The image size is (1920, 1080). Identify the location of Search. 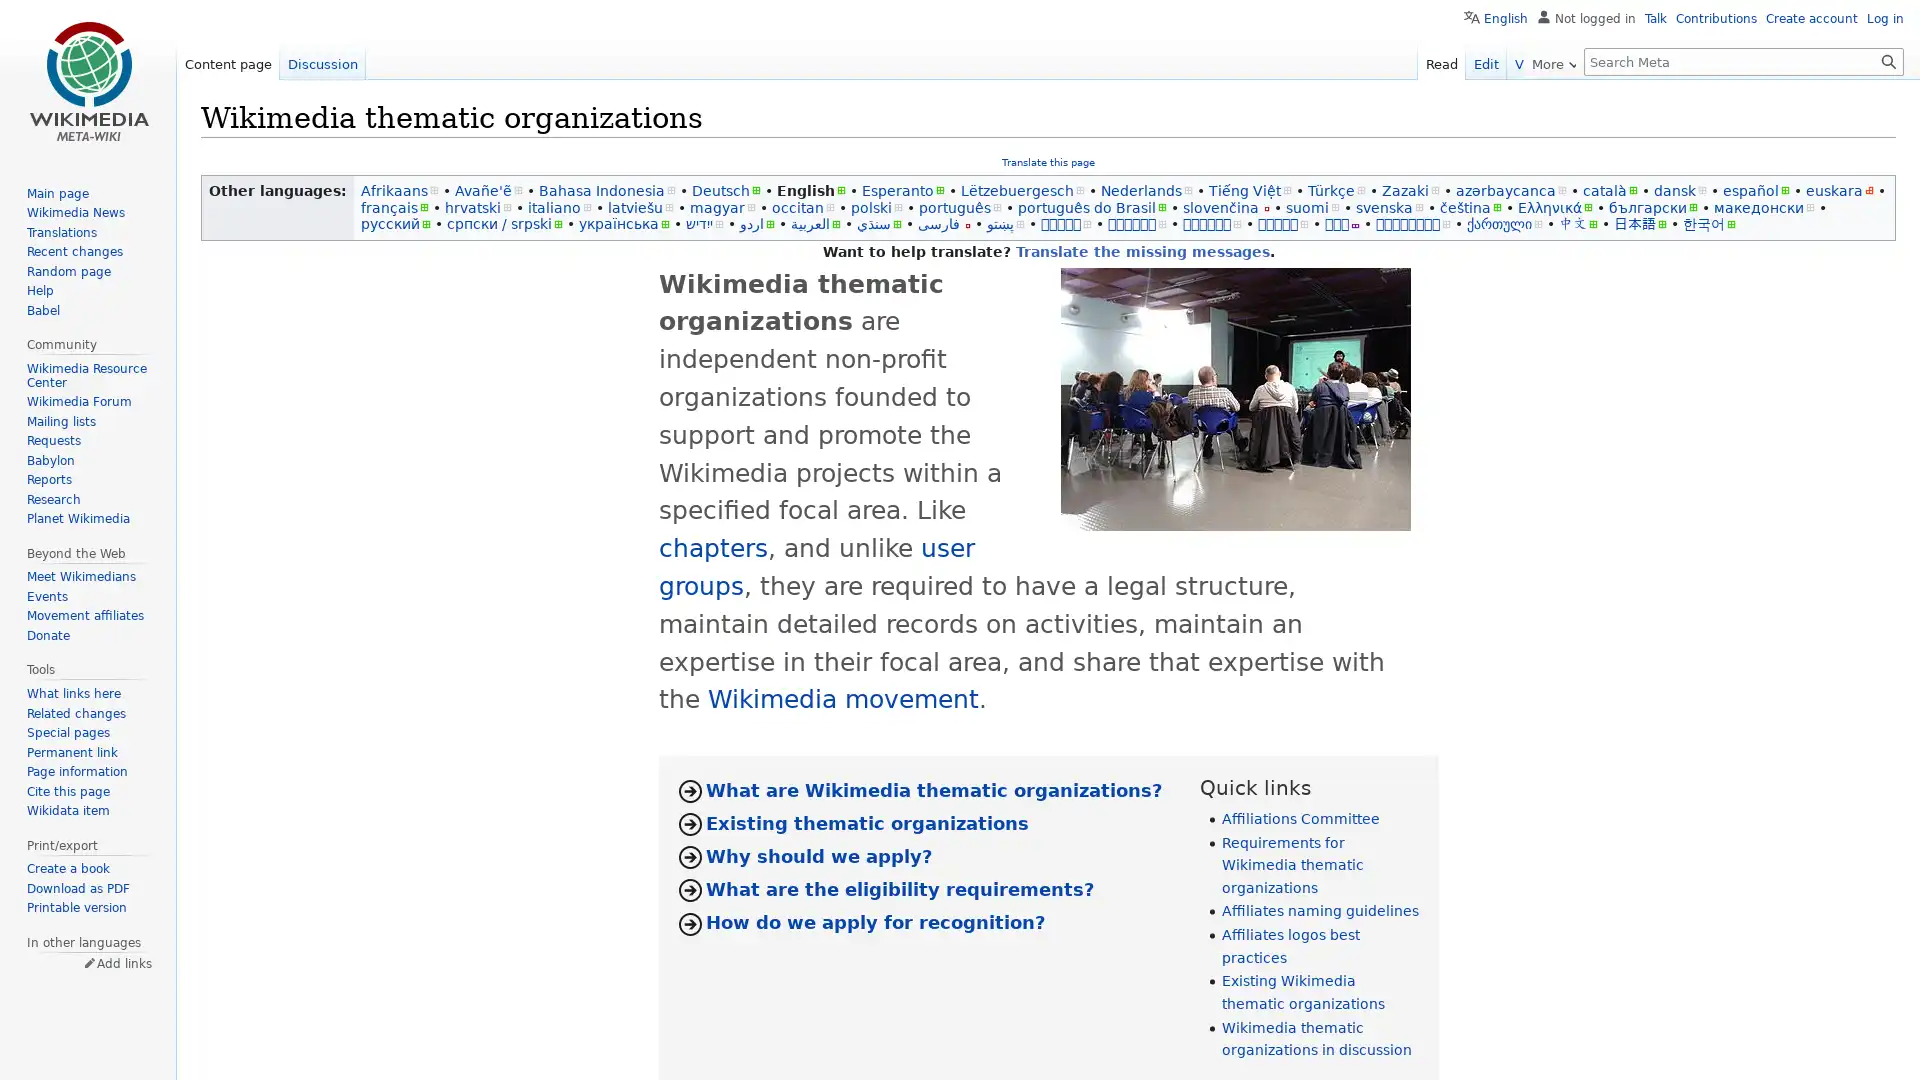
(1888, 60).